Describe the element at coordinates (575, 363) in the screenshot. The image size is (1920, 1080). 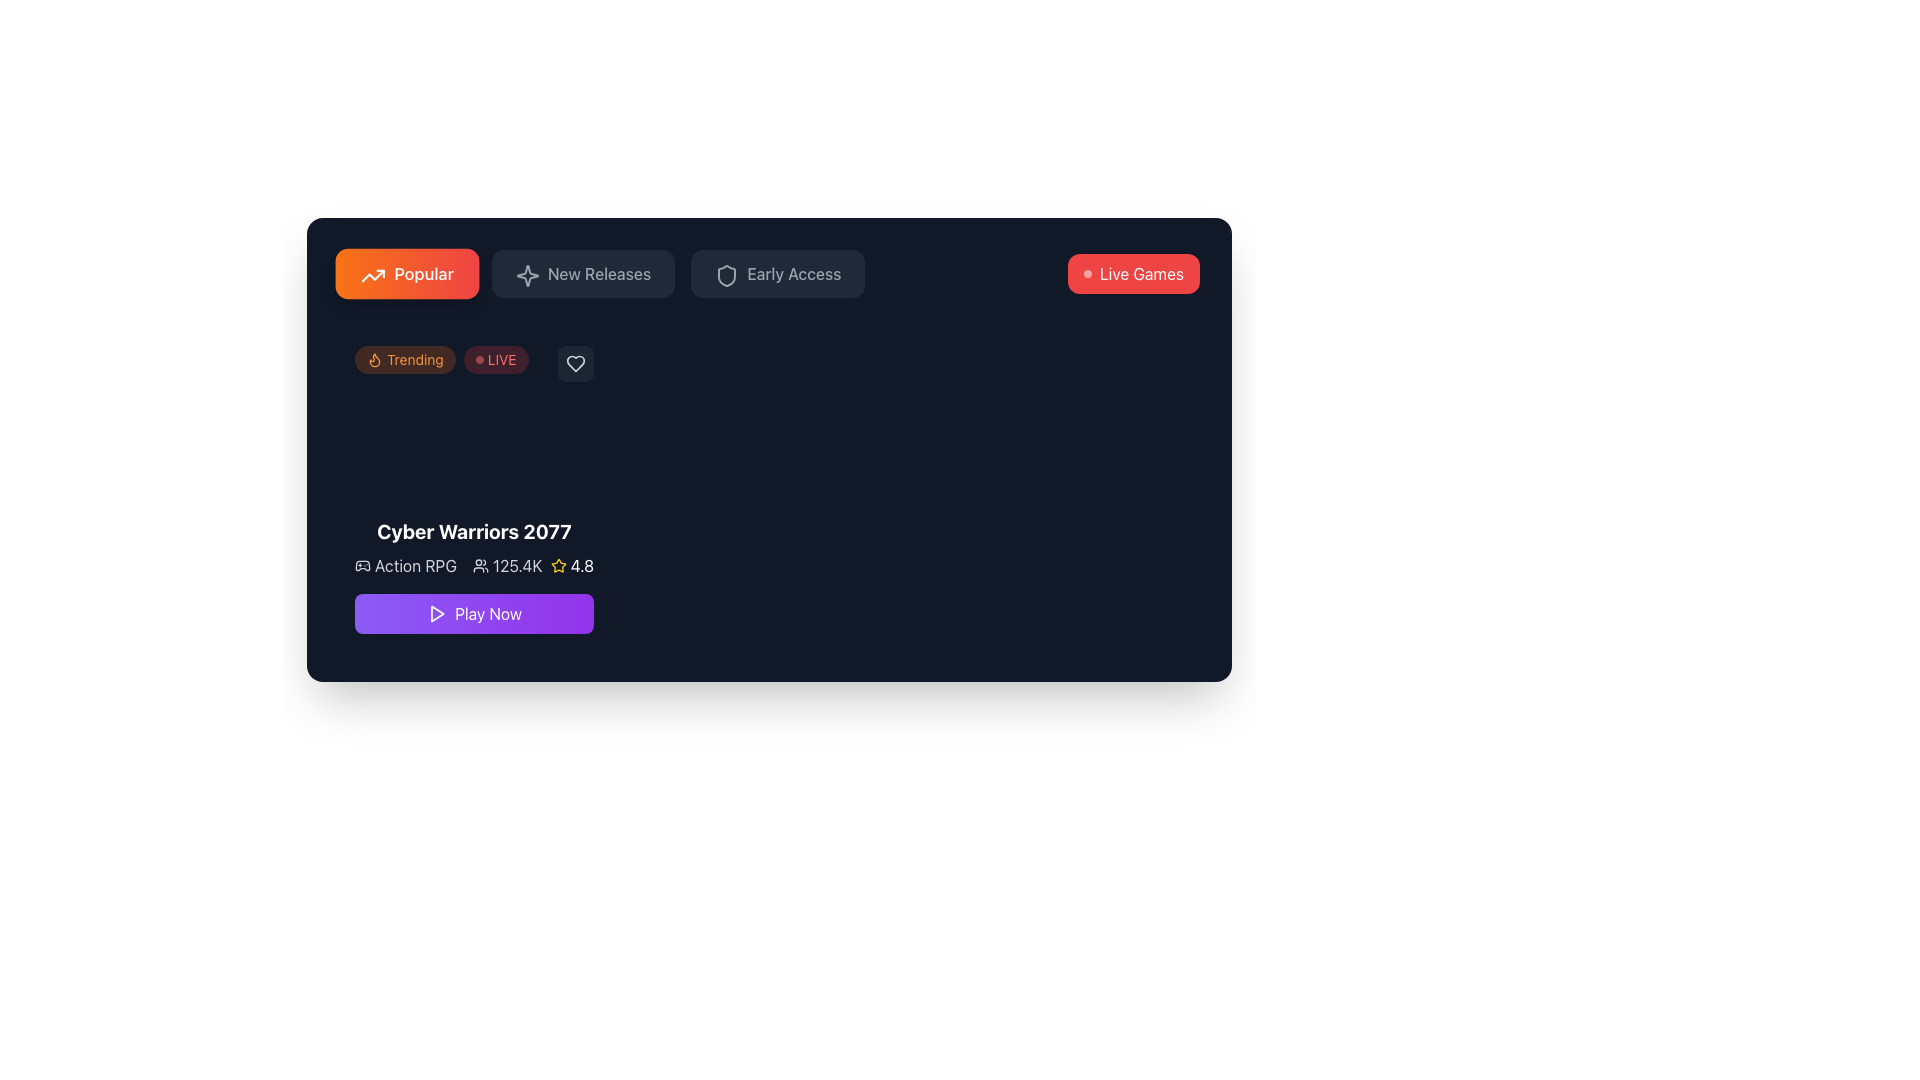
I see `the heart-shaped button with a dark gray background and white outline, located next to the 'LIVE' label in the top portion of the interface` at that location.